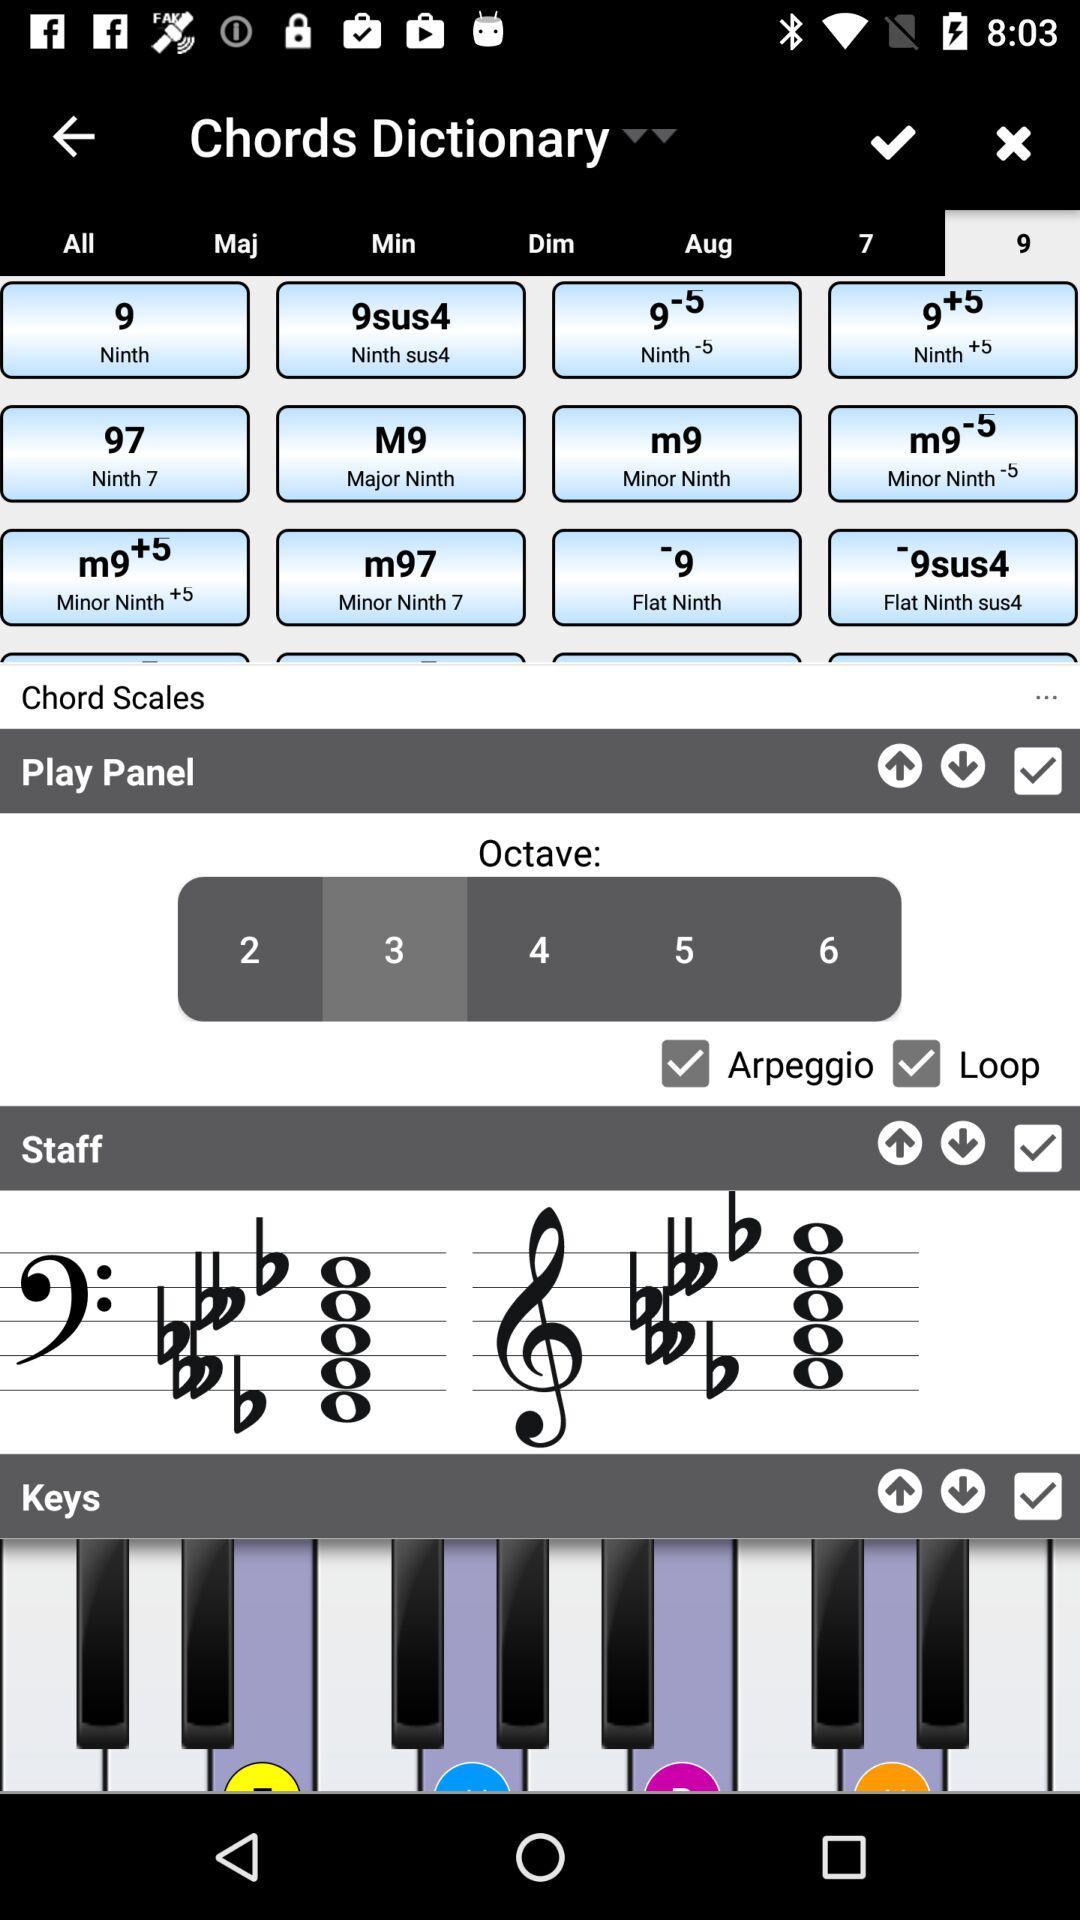 The width and height of the screenshot is (1080, 1920). What do you see at coordinates (963, 1137) in the screenshot?
I see `down one staff` at bounding box center [963, 1137].